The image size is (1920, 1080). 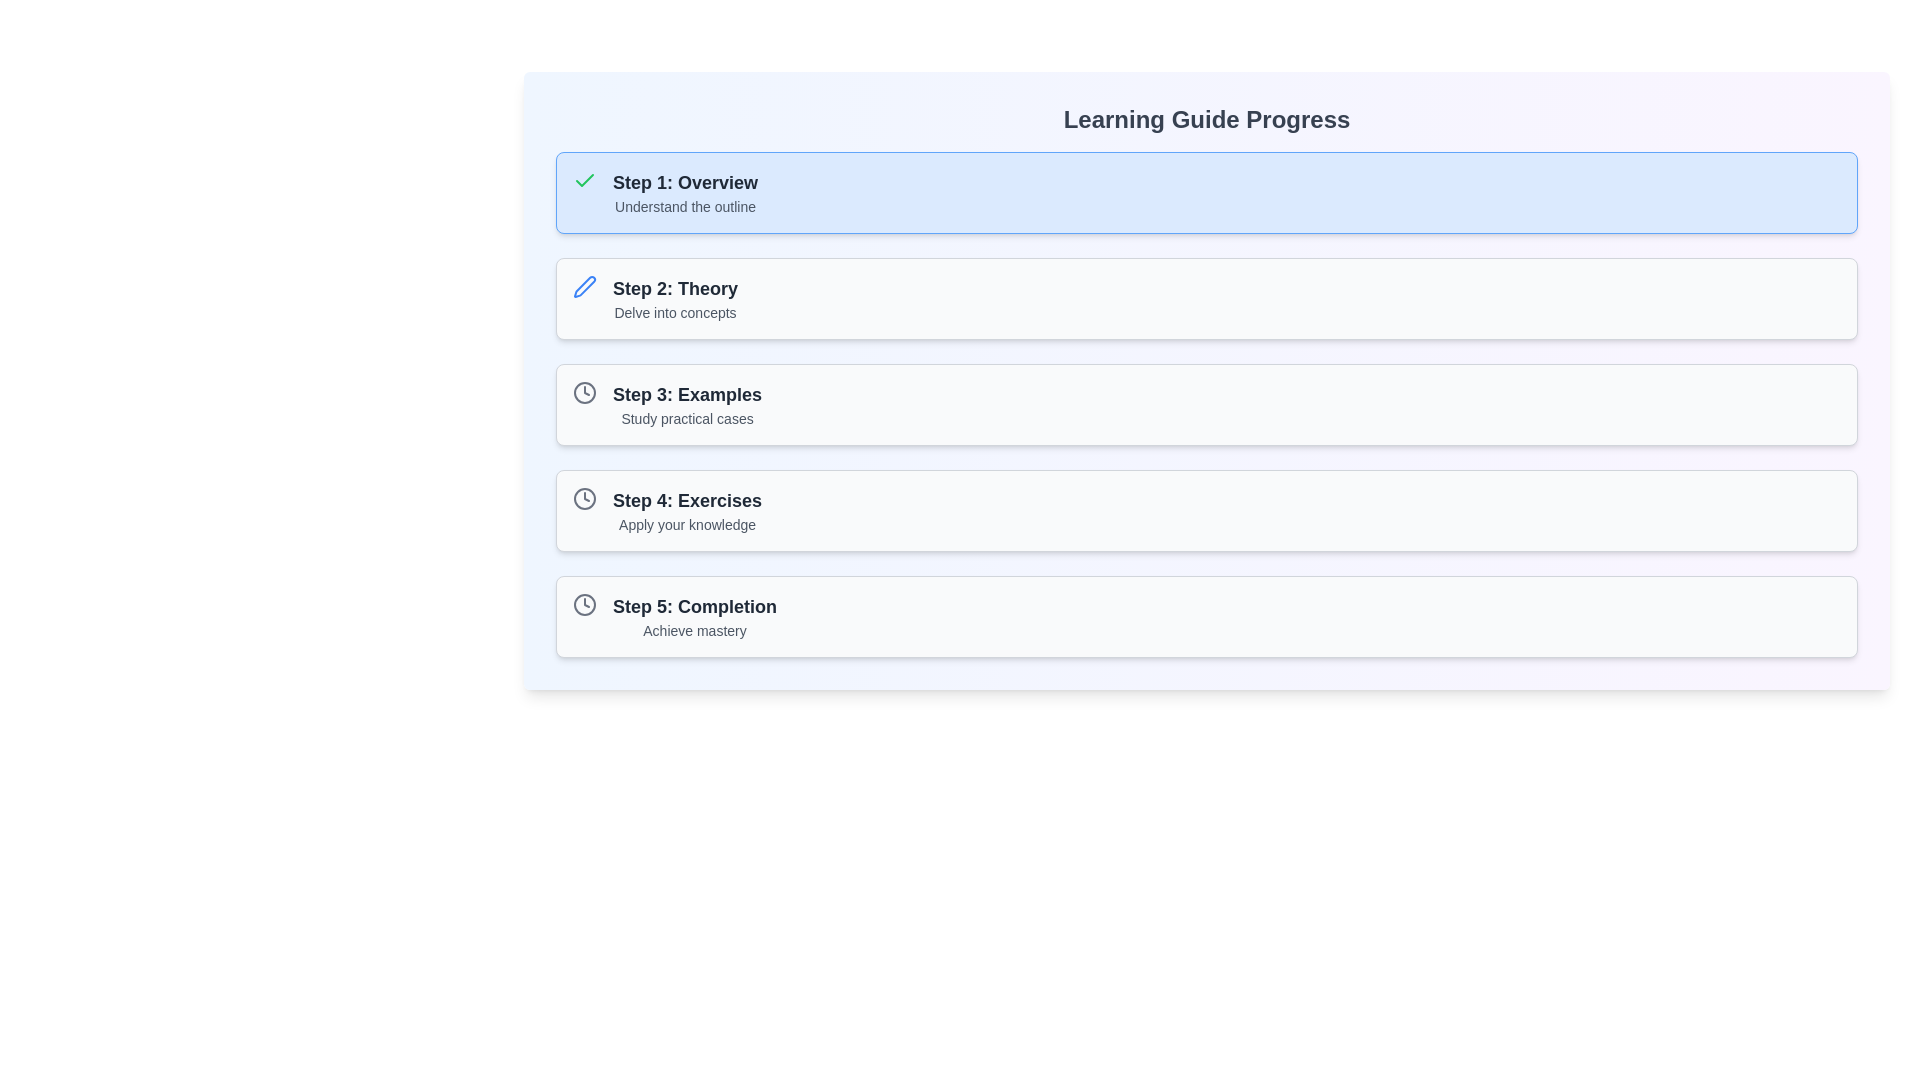 I want to click on the descriptive text label located directly below the 'Step 1: Overview' section in the learning guide interface, so click(x=685, y=207).